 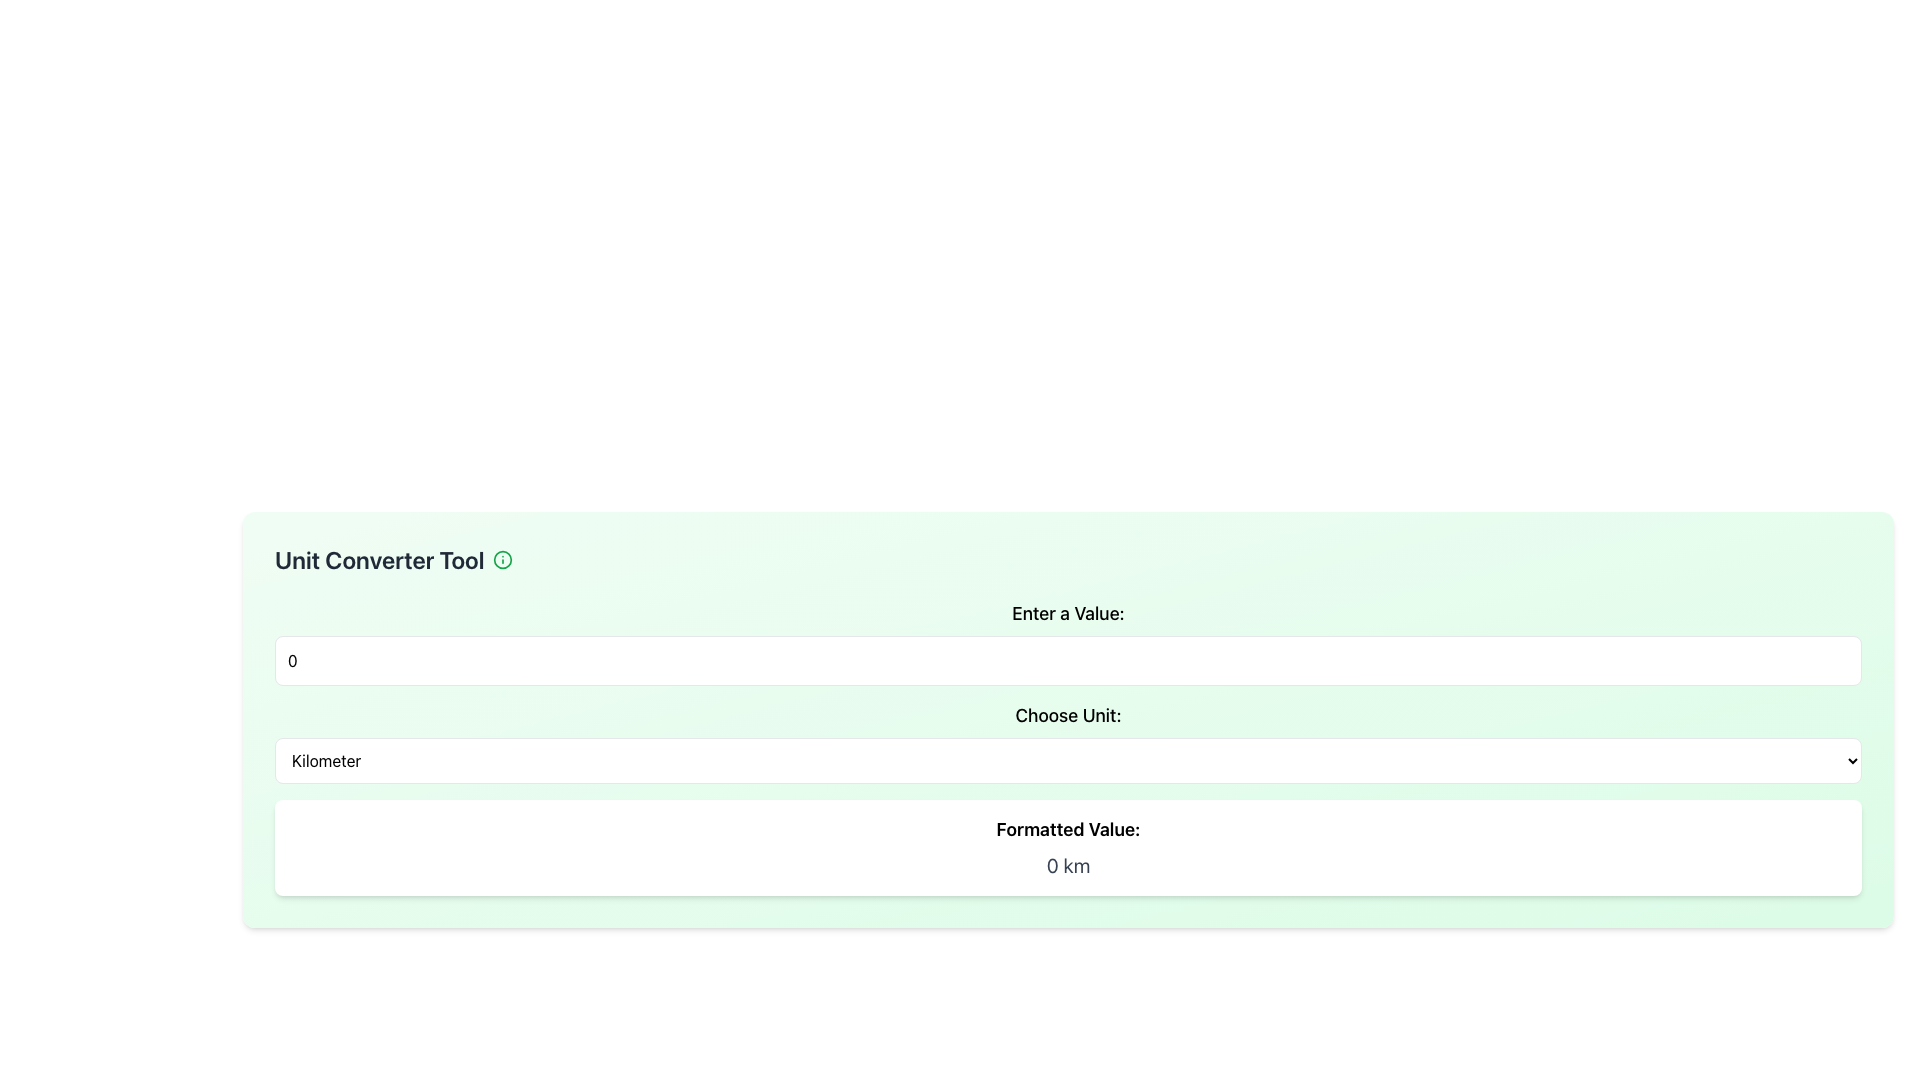 I want to click on the green circular icon resembling an information symbol, located to the right of the 'Unit Converter Tool' text in the header, so click(x=502, y=559).